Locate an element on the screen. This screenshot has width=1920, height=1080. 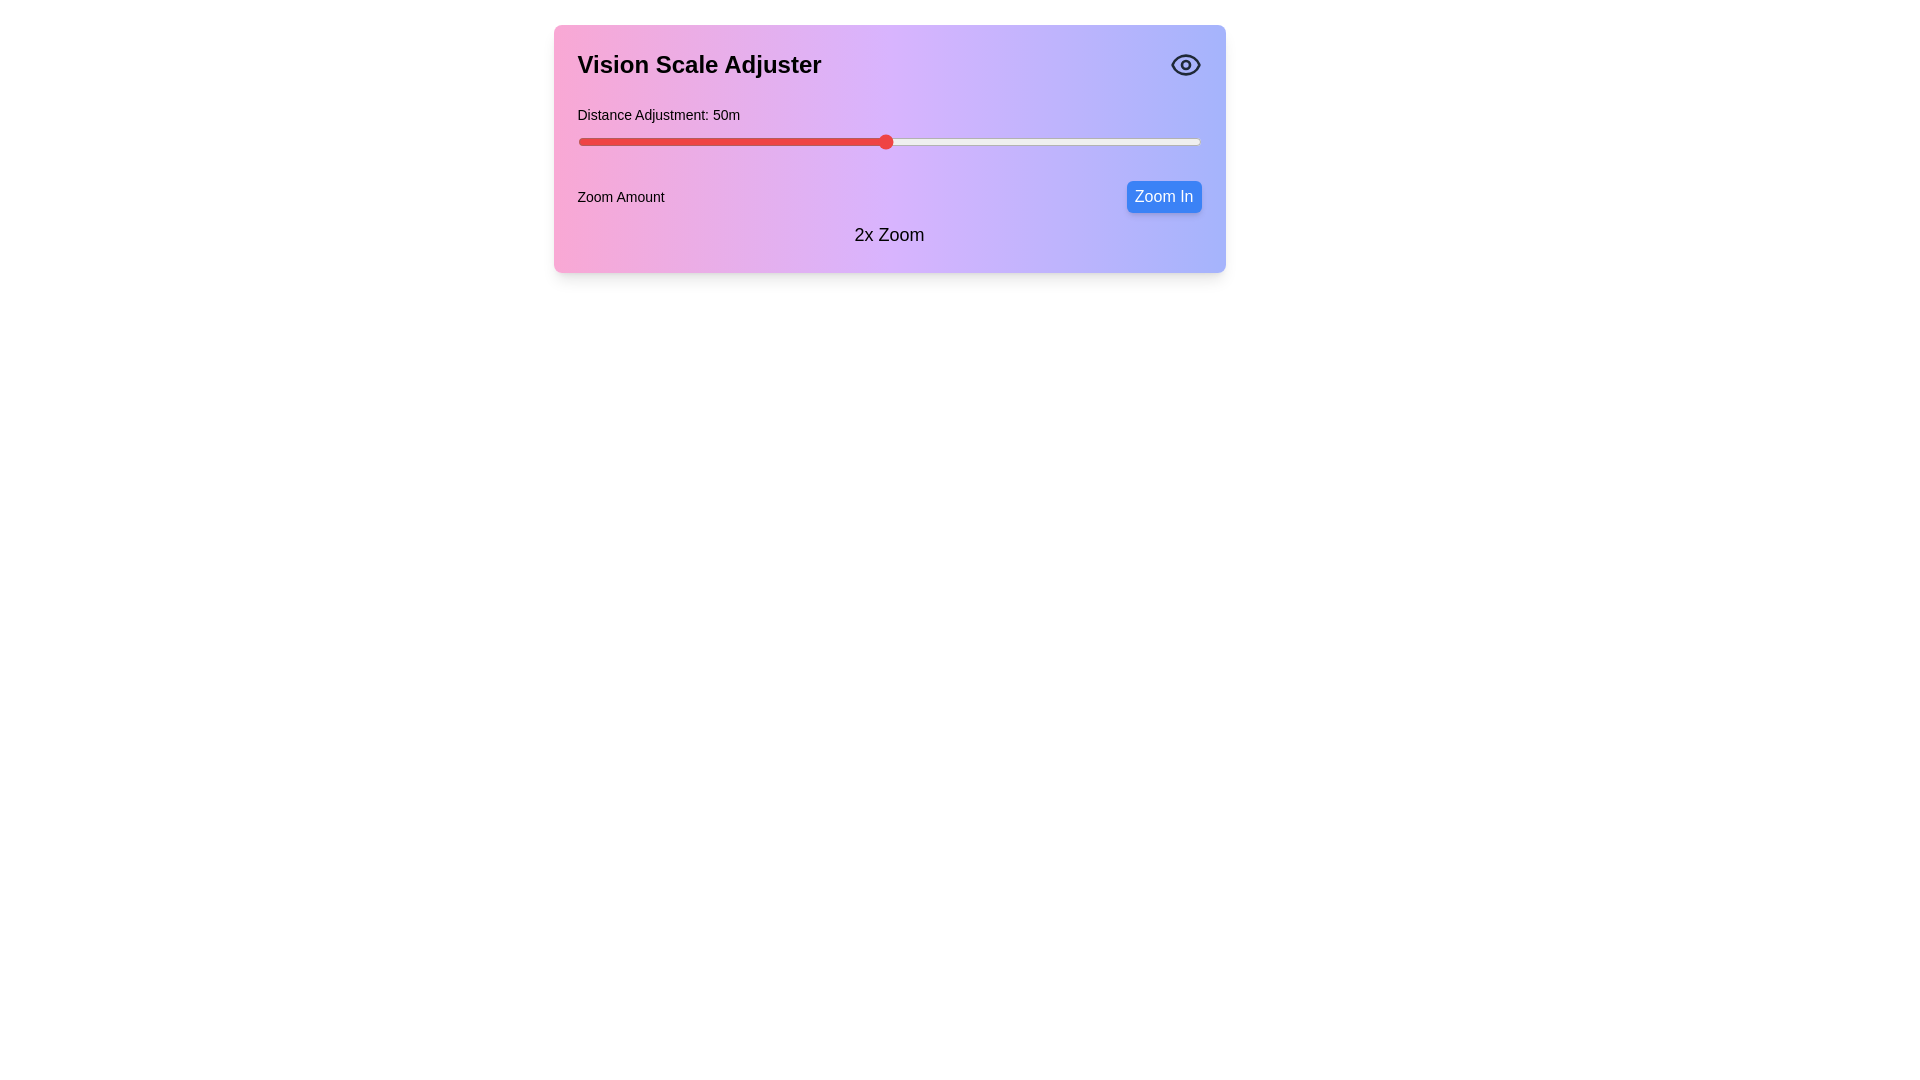
the eye icon segment, which is a curved oval shape located near the top-right corner of the main panel is located at coordinates (1185, 64).